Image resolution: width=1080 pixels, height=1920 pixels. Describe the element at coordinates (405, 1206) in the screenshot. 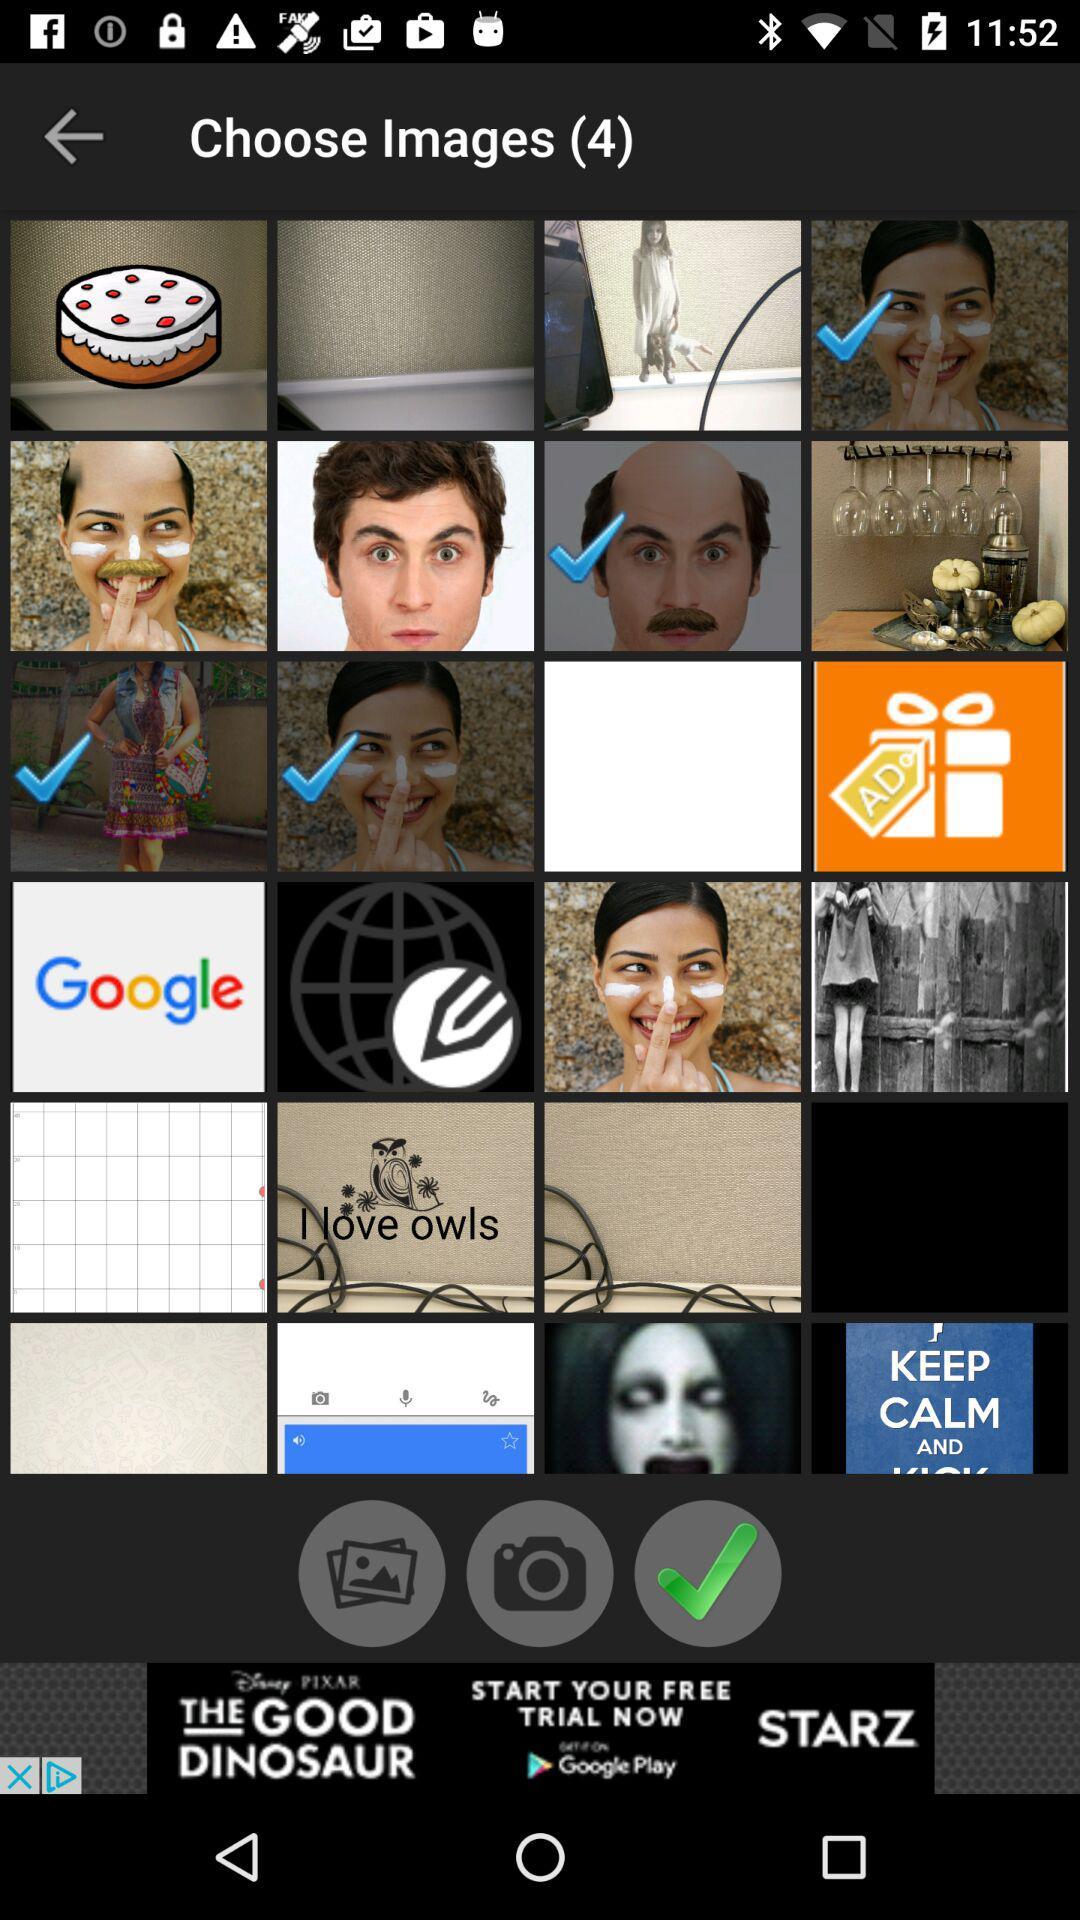

I see `image` at that location.